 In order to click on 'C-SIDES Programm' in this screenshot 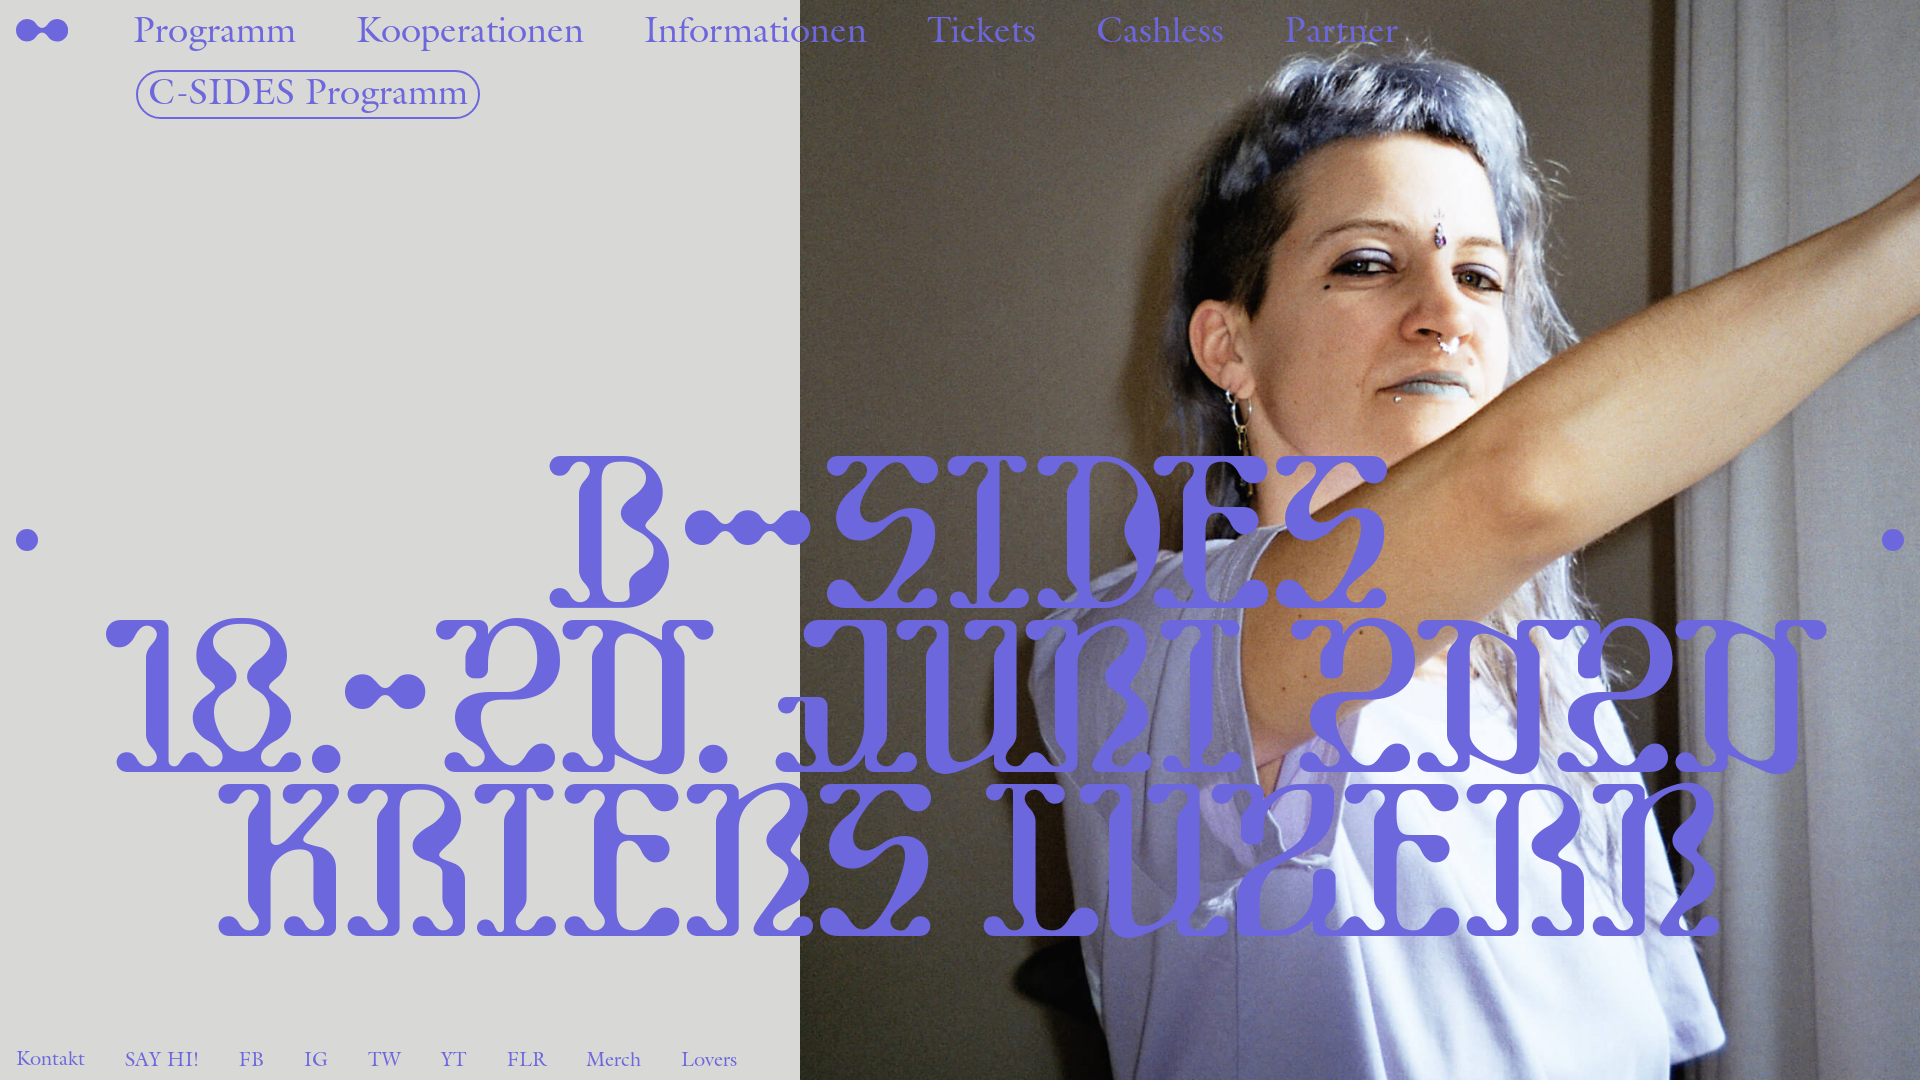, I will do `click(306, 94)`.